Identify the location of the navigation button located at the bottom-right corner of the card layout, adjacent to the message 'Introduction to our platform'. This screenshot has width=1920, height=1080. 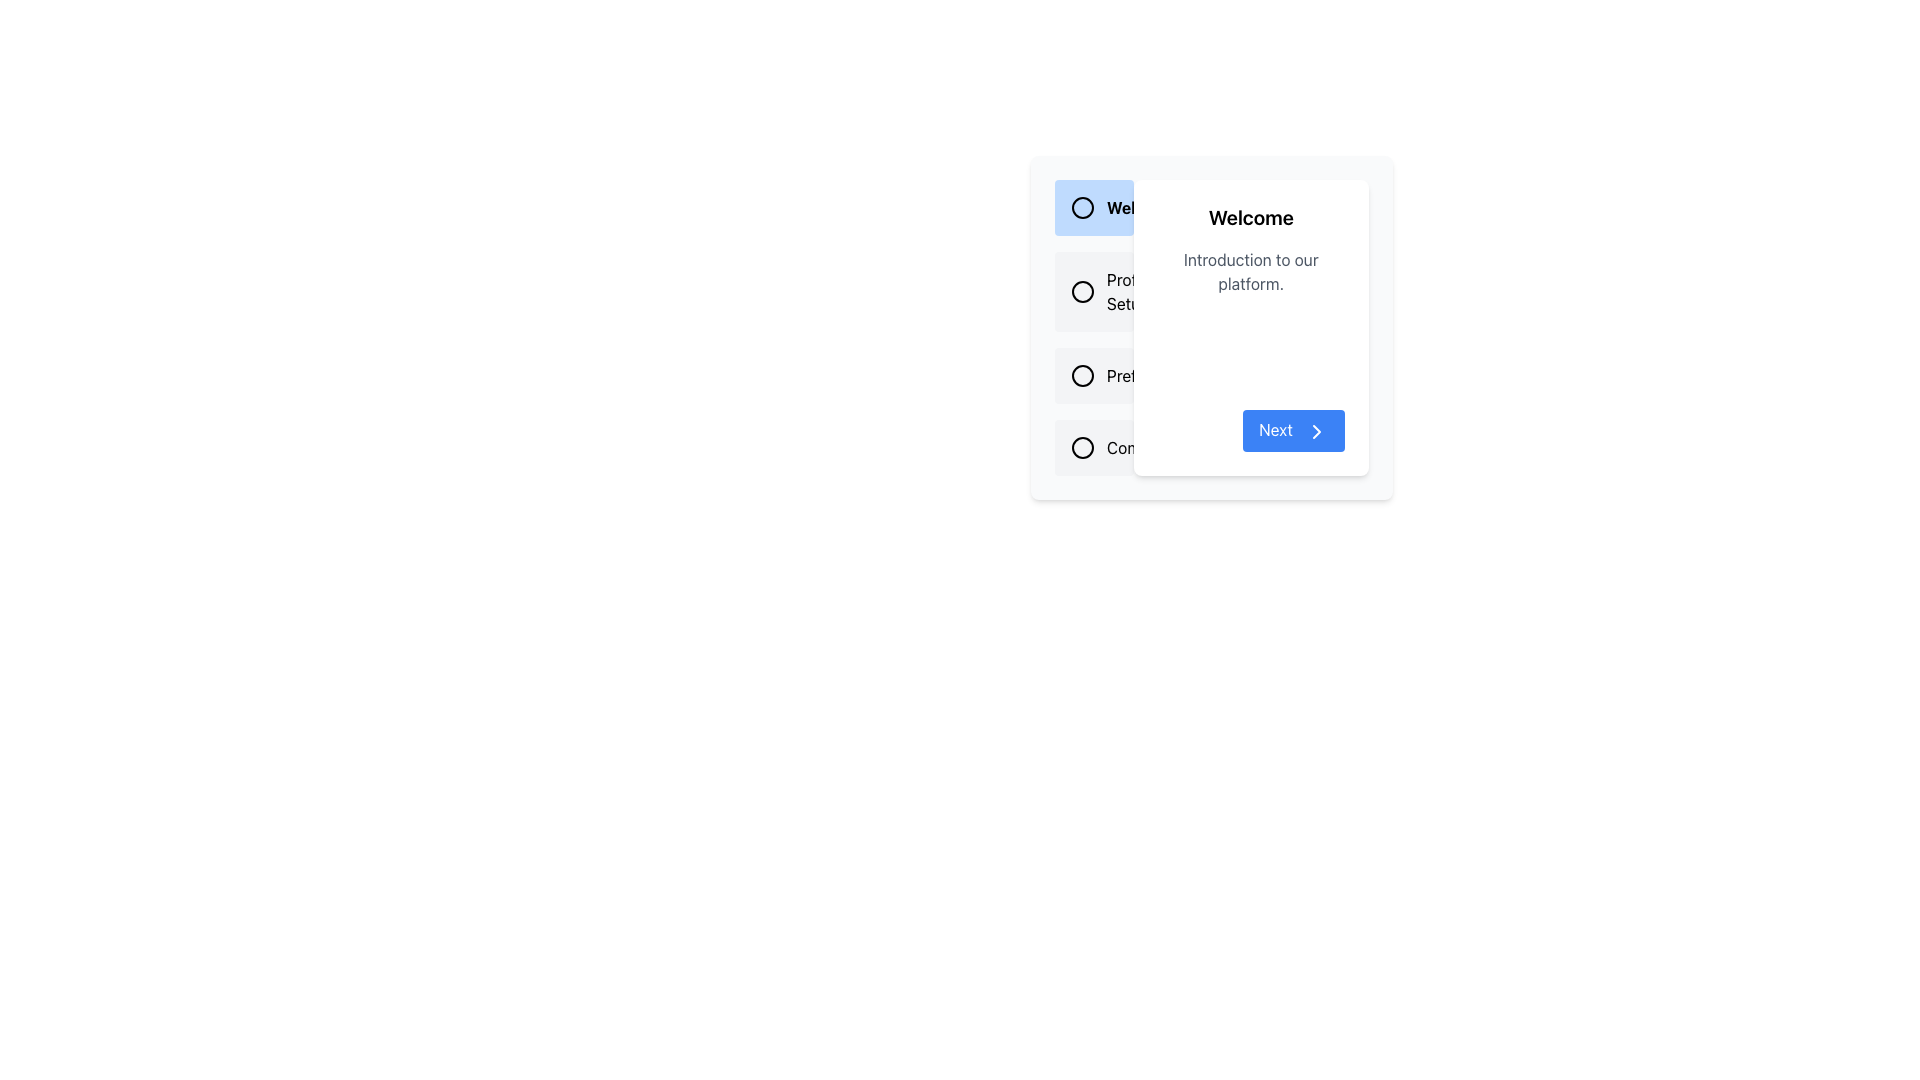
(1250, 430).